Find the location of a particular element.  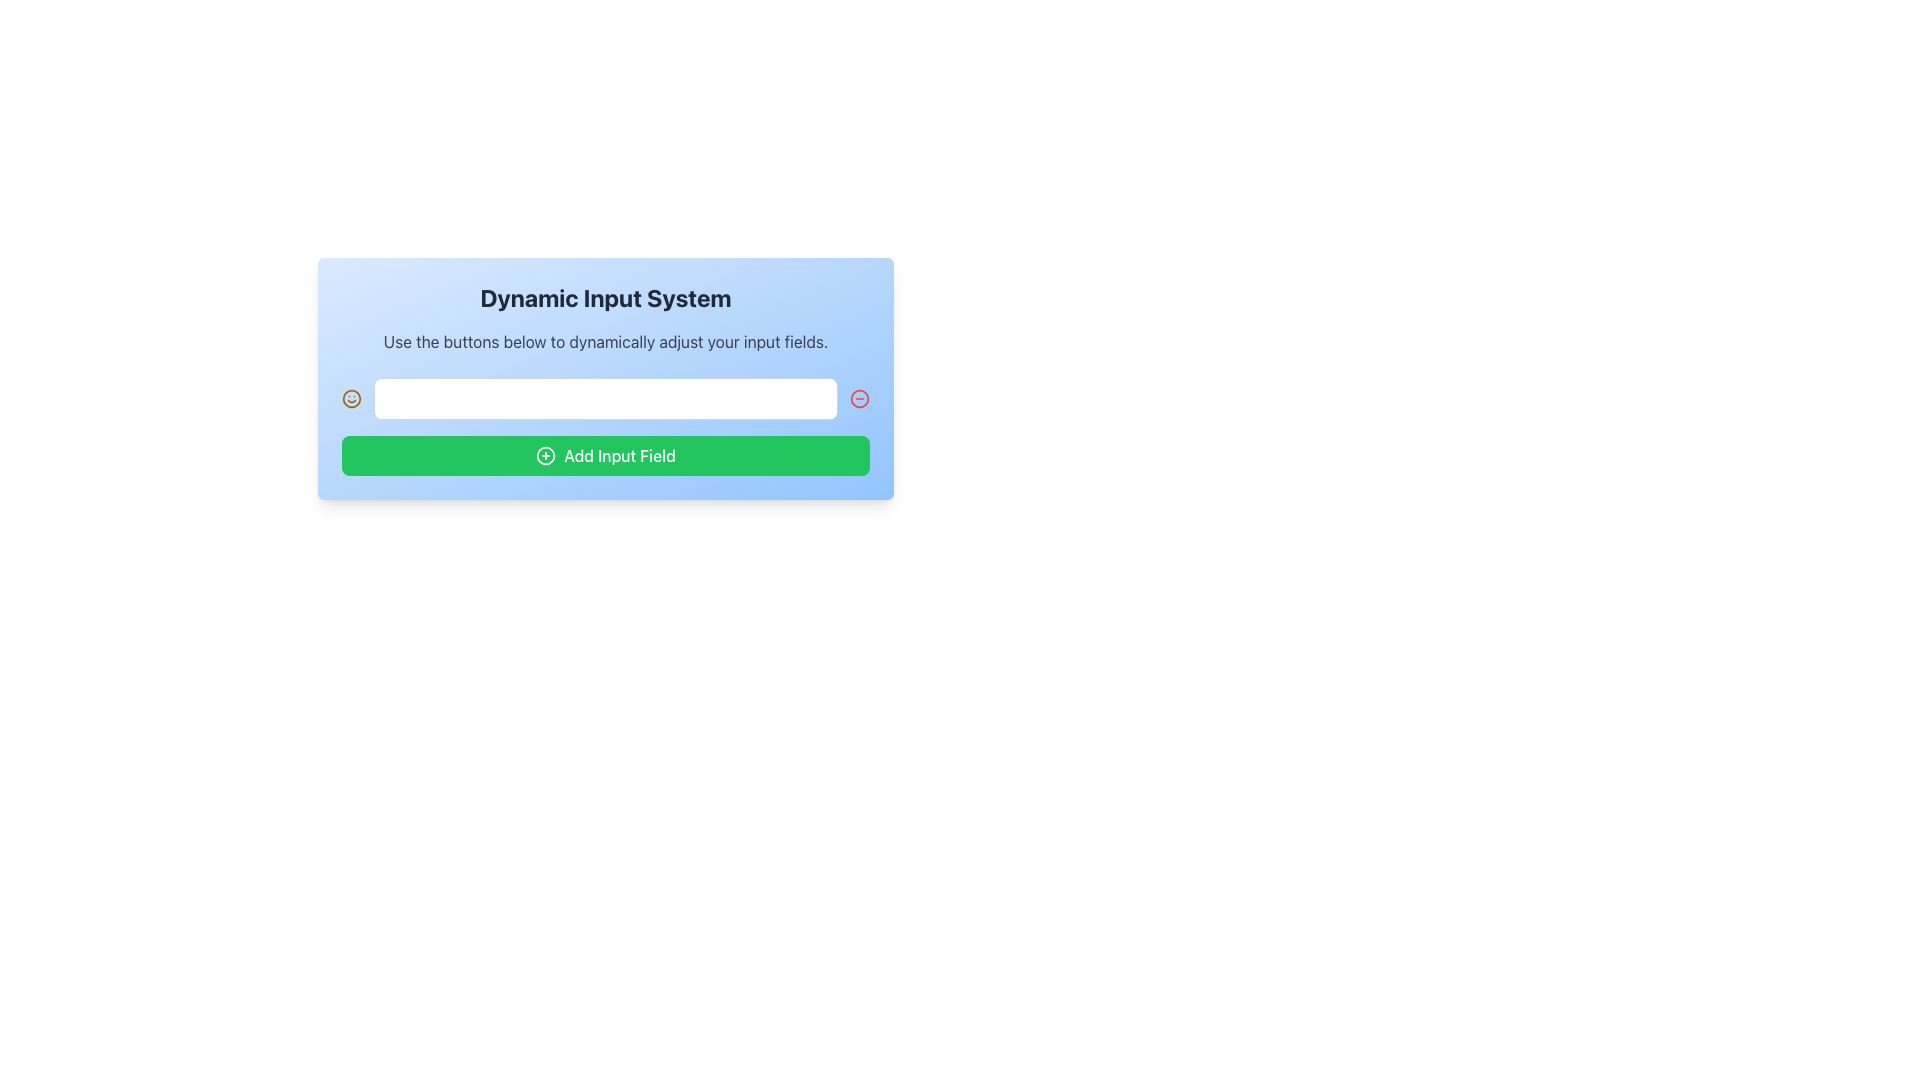

the Decorative icon, which is a small circular icon with a happy face design, styled in yellow and positioned at the leftmost side of a horizontal layout is located at coordinates (351, 398).